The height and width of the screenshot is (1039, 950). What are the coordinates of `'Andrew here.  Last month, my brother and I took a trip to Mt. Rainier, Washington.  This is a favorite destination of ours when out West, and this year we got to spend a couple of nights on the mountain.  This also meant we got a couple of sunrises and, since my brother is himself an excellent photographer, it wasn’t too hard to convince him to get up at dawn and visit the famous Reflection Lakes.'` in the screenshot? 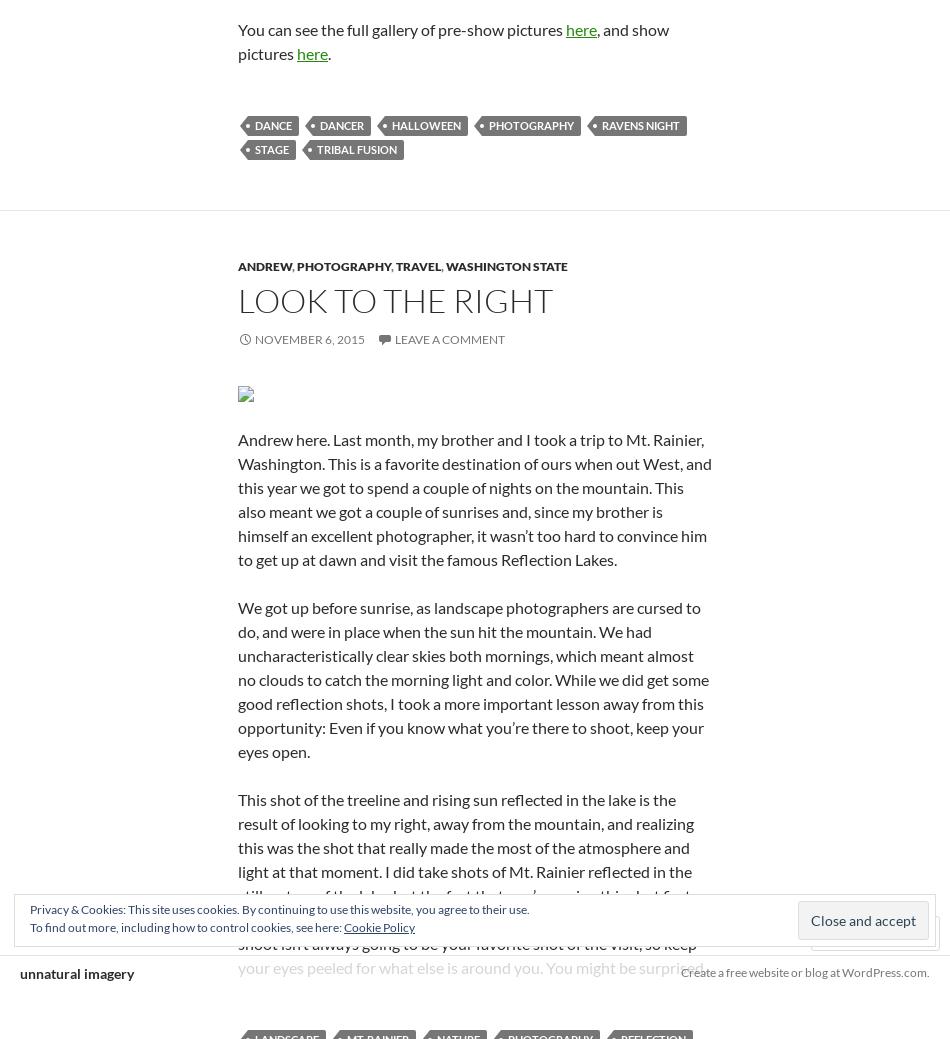 It's located at (237, 498).